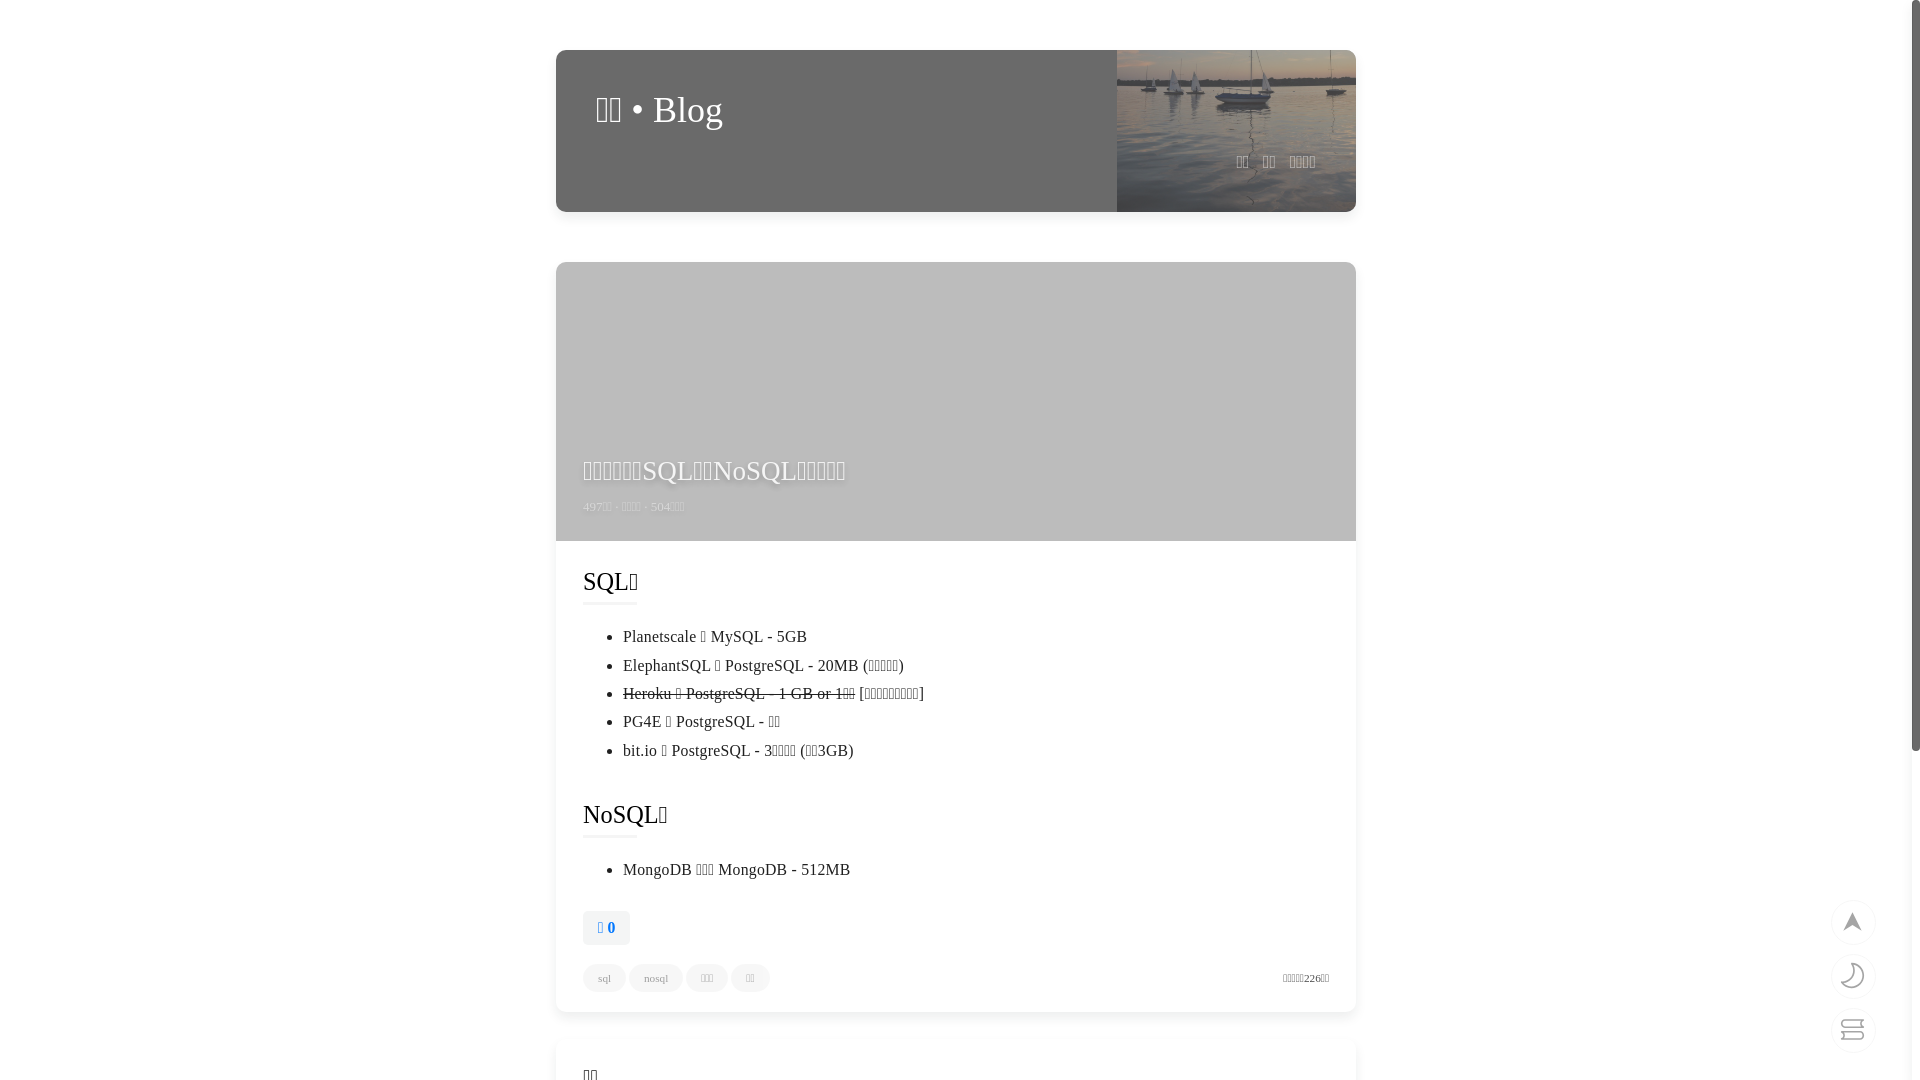 The image size is (1920, 1080). What do you see at coordinates (603, 977) in the screenshot?
I see `'sql'` at bounding box center [603, 977].